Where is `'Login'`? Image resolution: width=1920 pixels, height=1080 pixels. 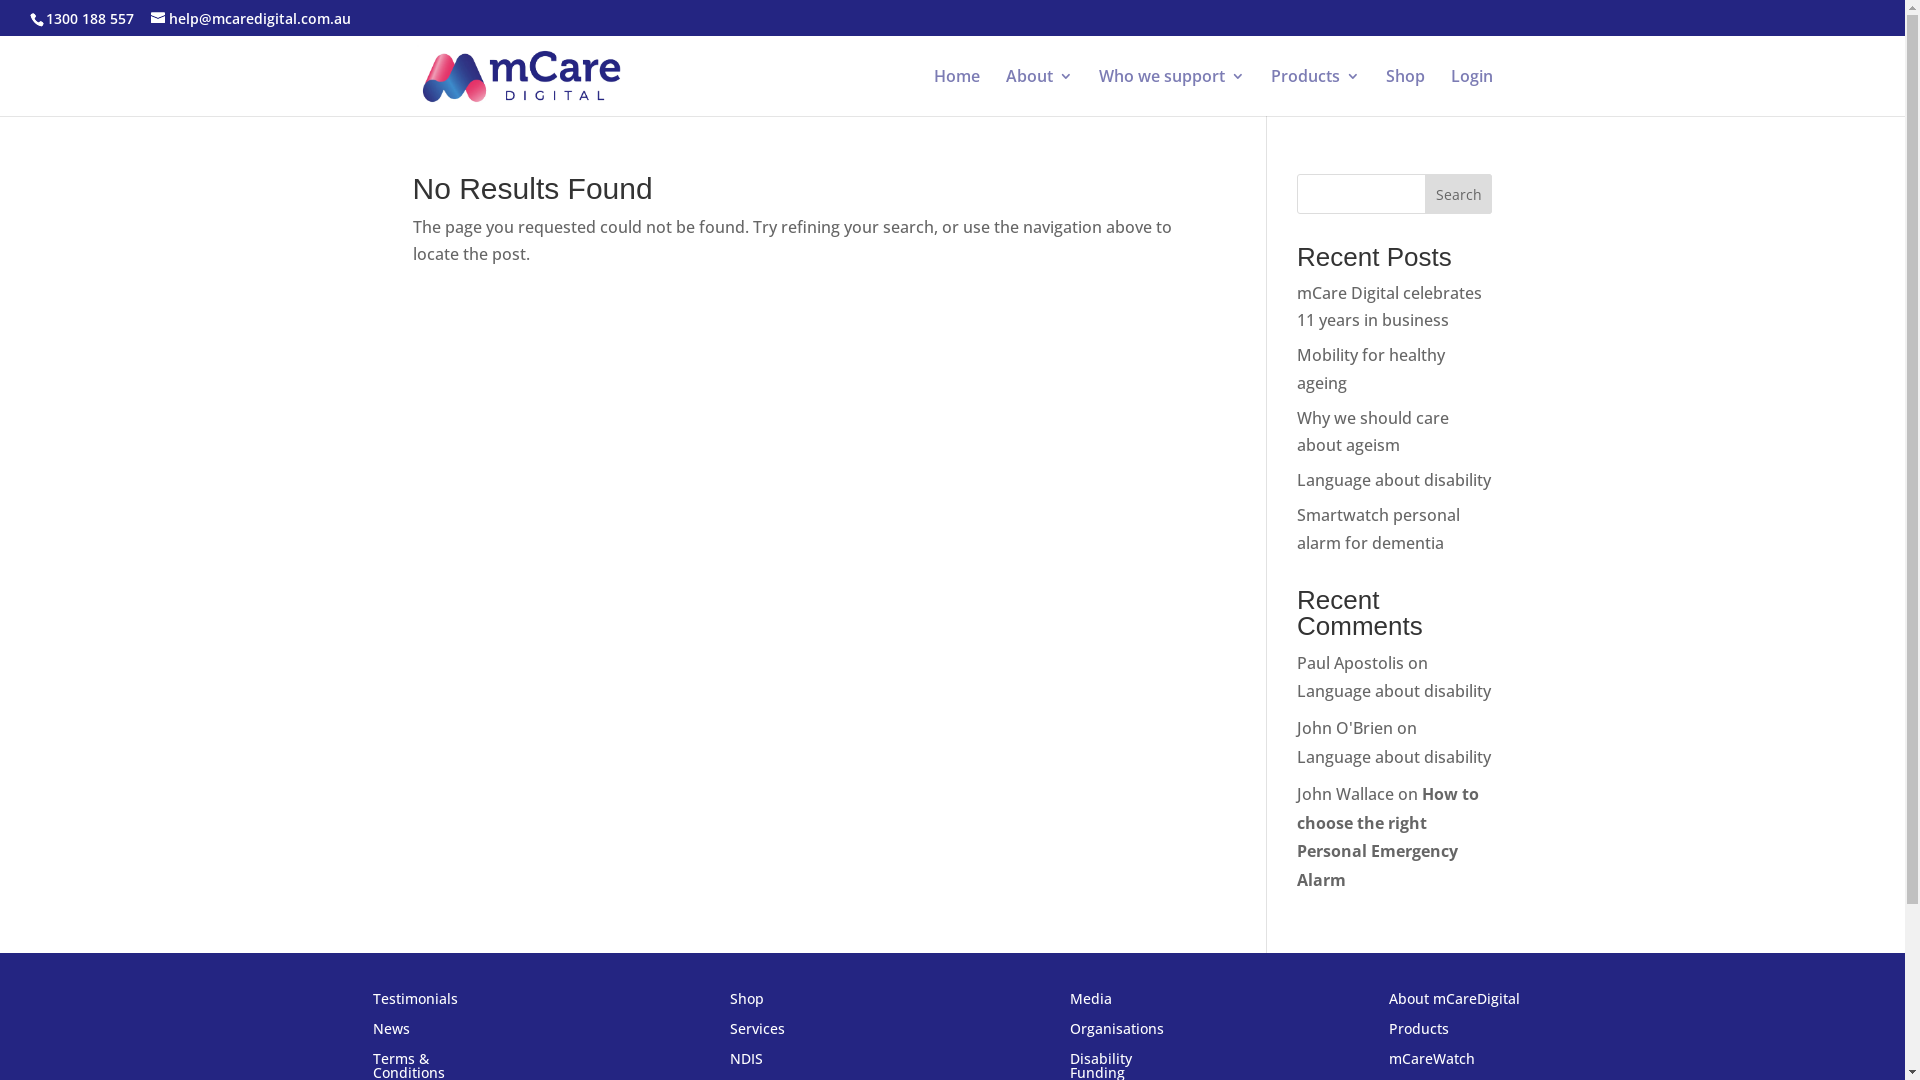
'Login' is located at coordinates (1470, 92).